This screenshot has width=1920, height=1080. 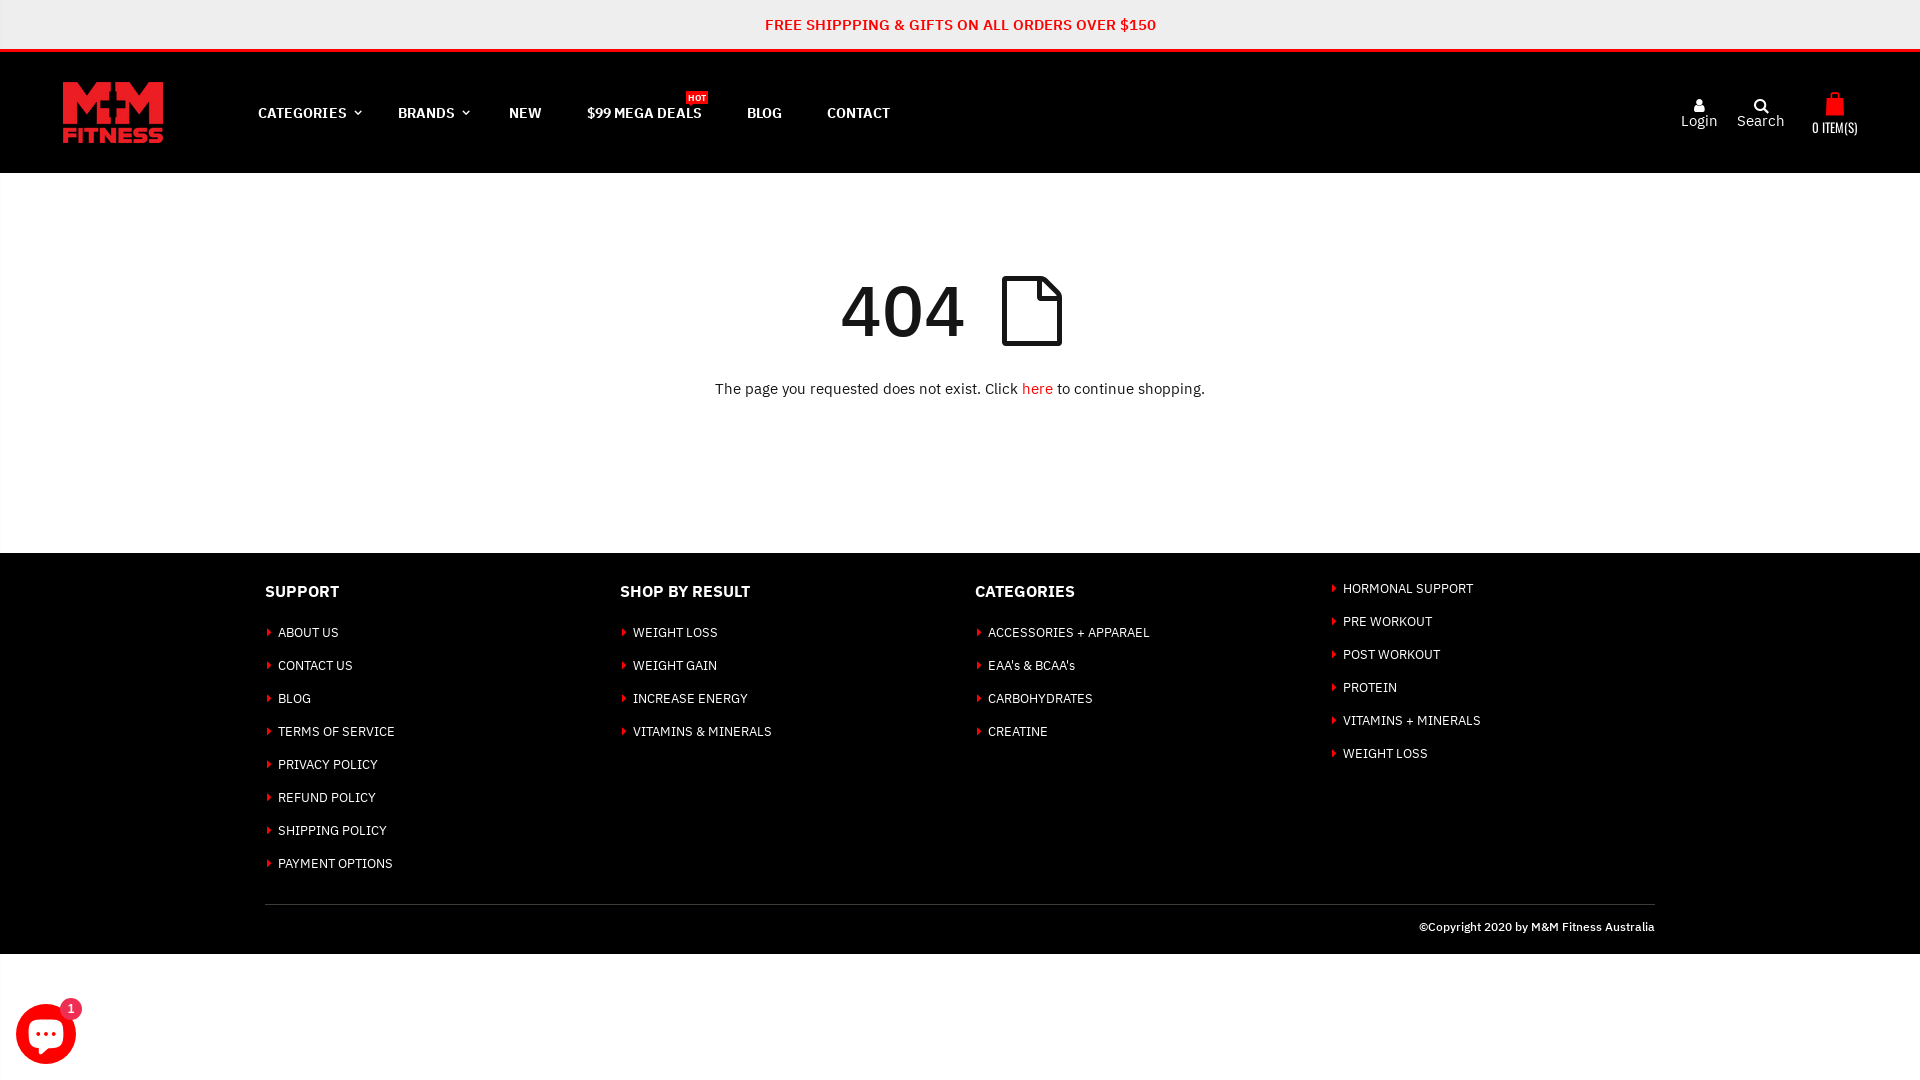 I want to click on 'ACCESSORIES + APPARAEL', so click(x=1068, y=632).